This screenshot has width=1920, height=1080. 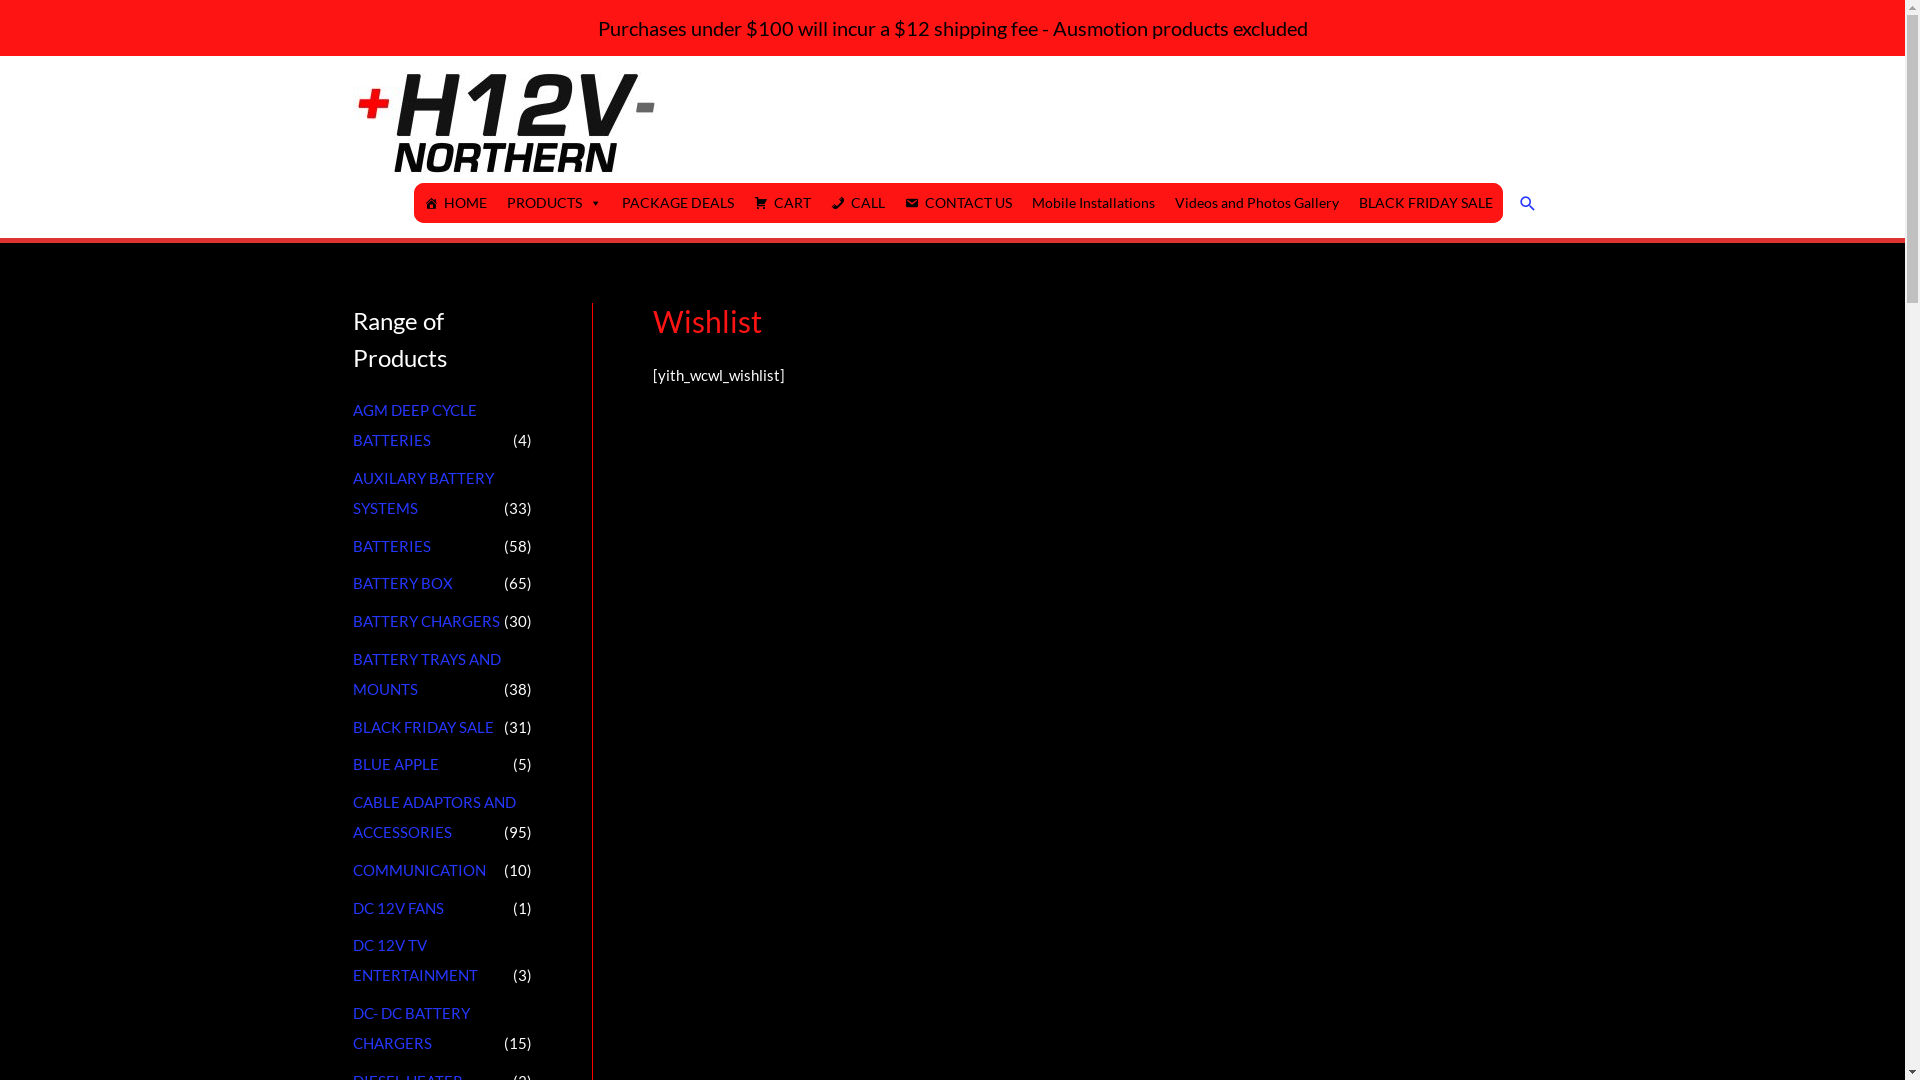 I want to click on 'PACKAGE DEALS', so click(x=677, y=203).